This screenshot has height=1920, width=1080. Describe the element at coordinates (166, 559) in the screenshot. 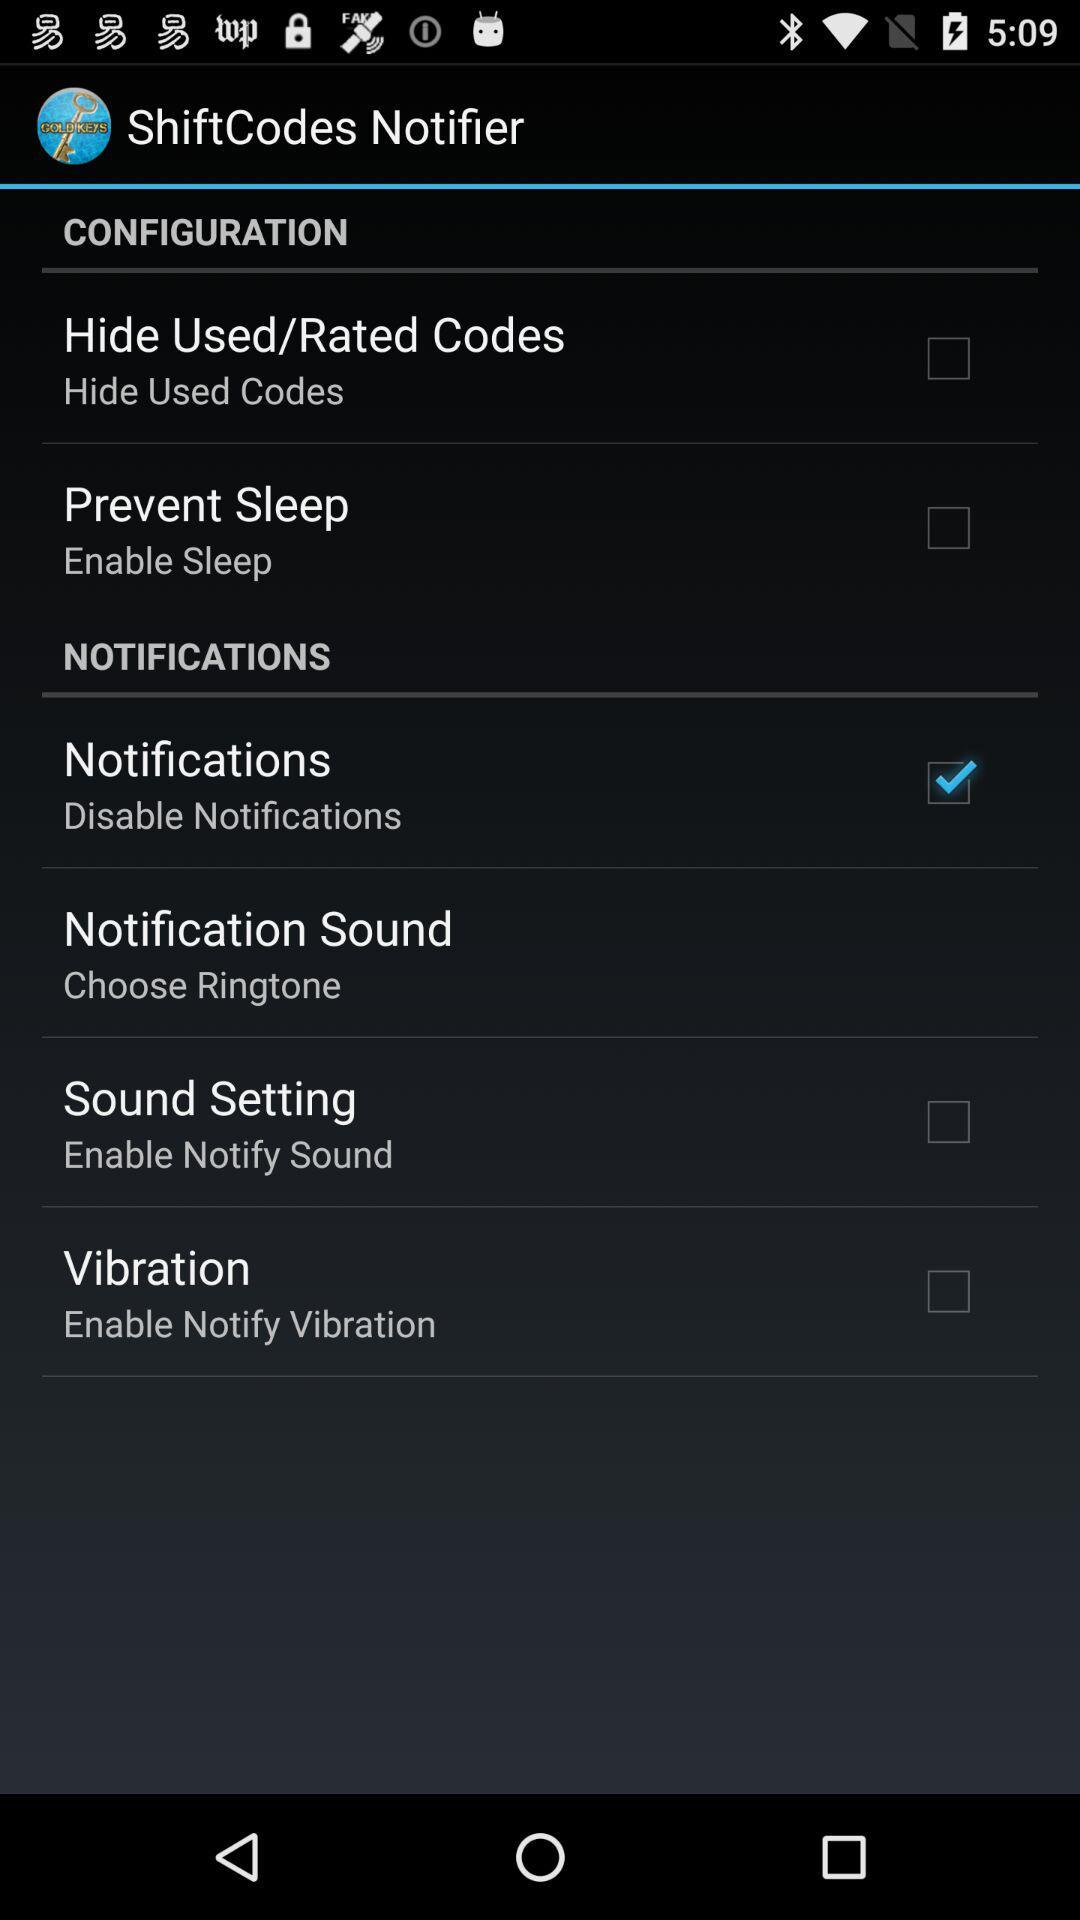

I see `item above the notifications icon` at that location.